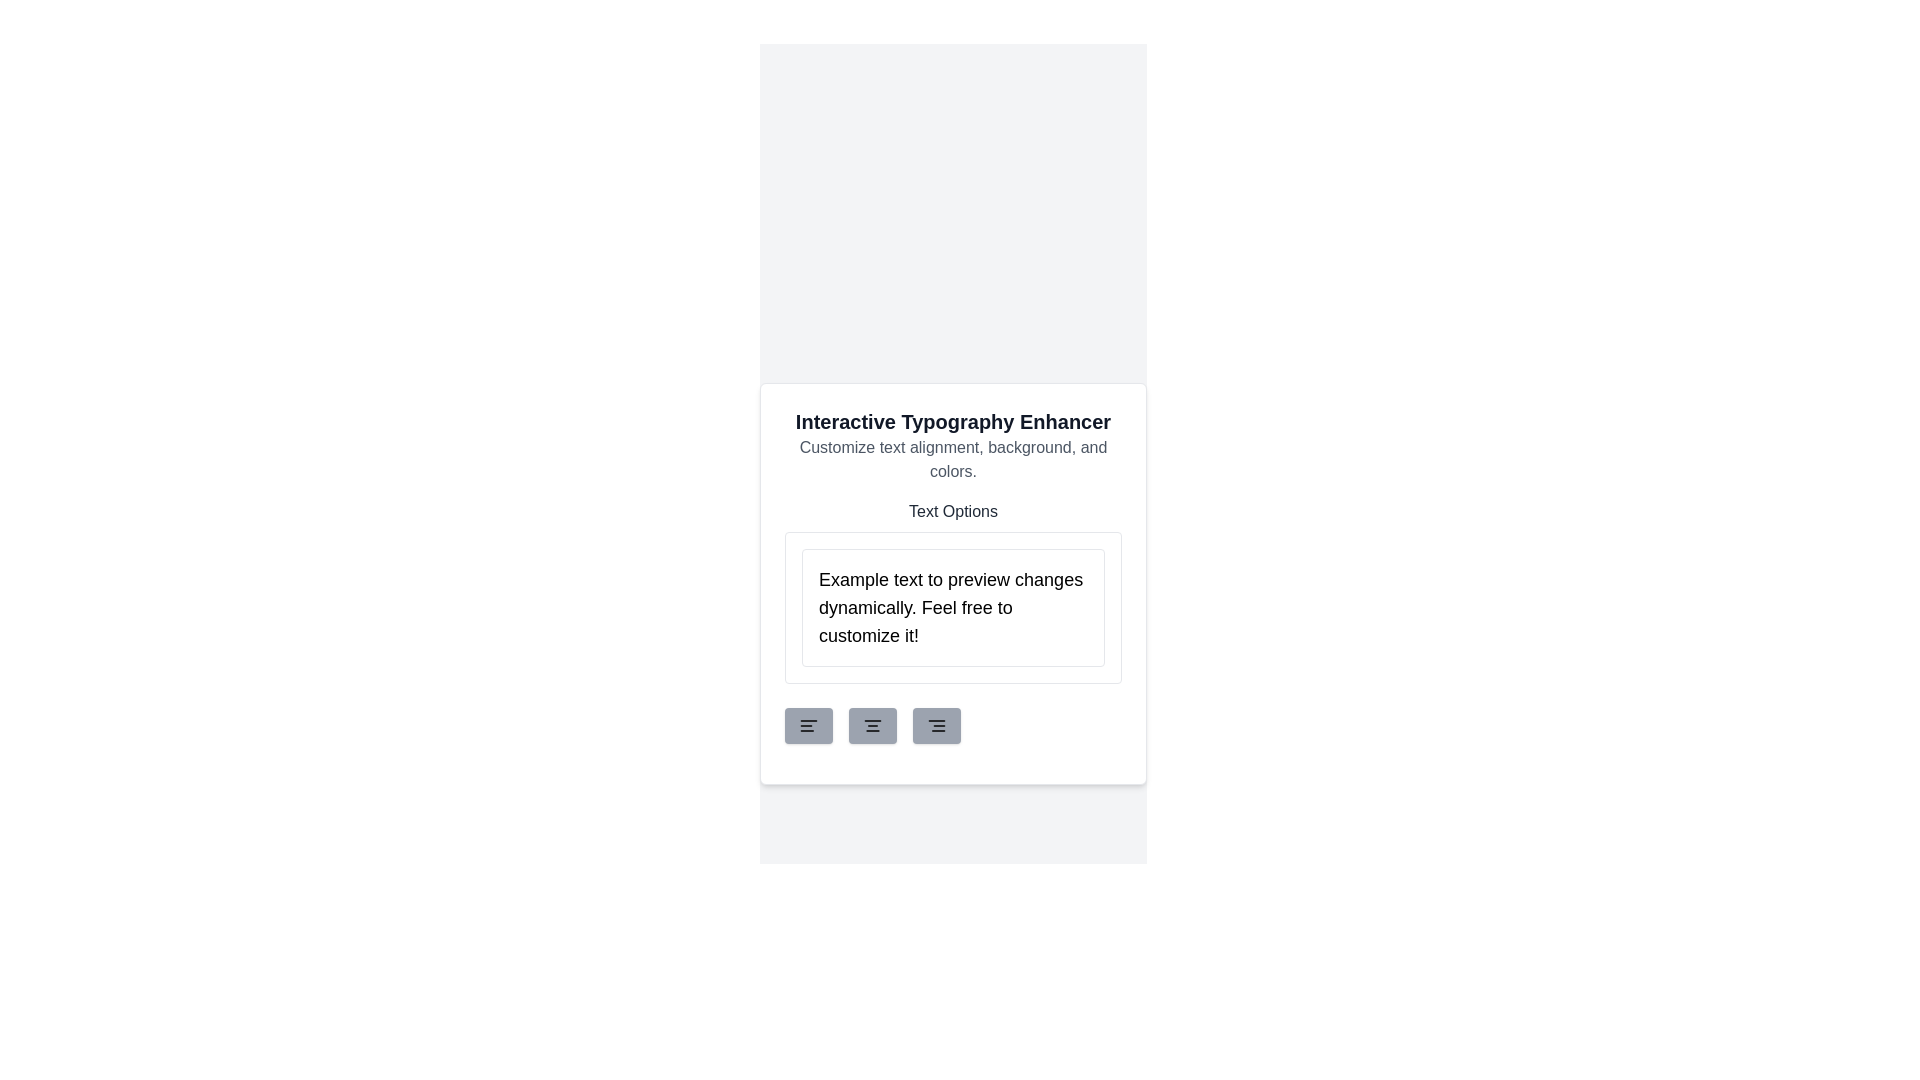 The image size is (1920, 1080). I want to click on the left alignment icon button, which is the leftmost button in the group of three buttons at the bottom of the 'Interactive Typography Enhancer' card, so click(809, 725).